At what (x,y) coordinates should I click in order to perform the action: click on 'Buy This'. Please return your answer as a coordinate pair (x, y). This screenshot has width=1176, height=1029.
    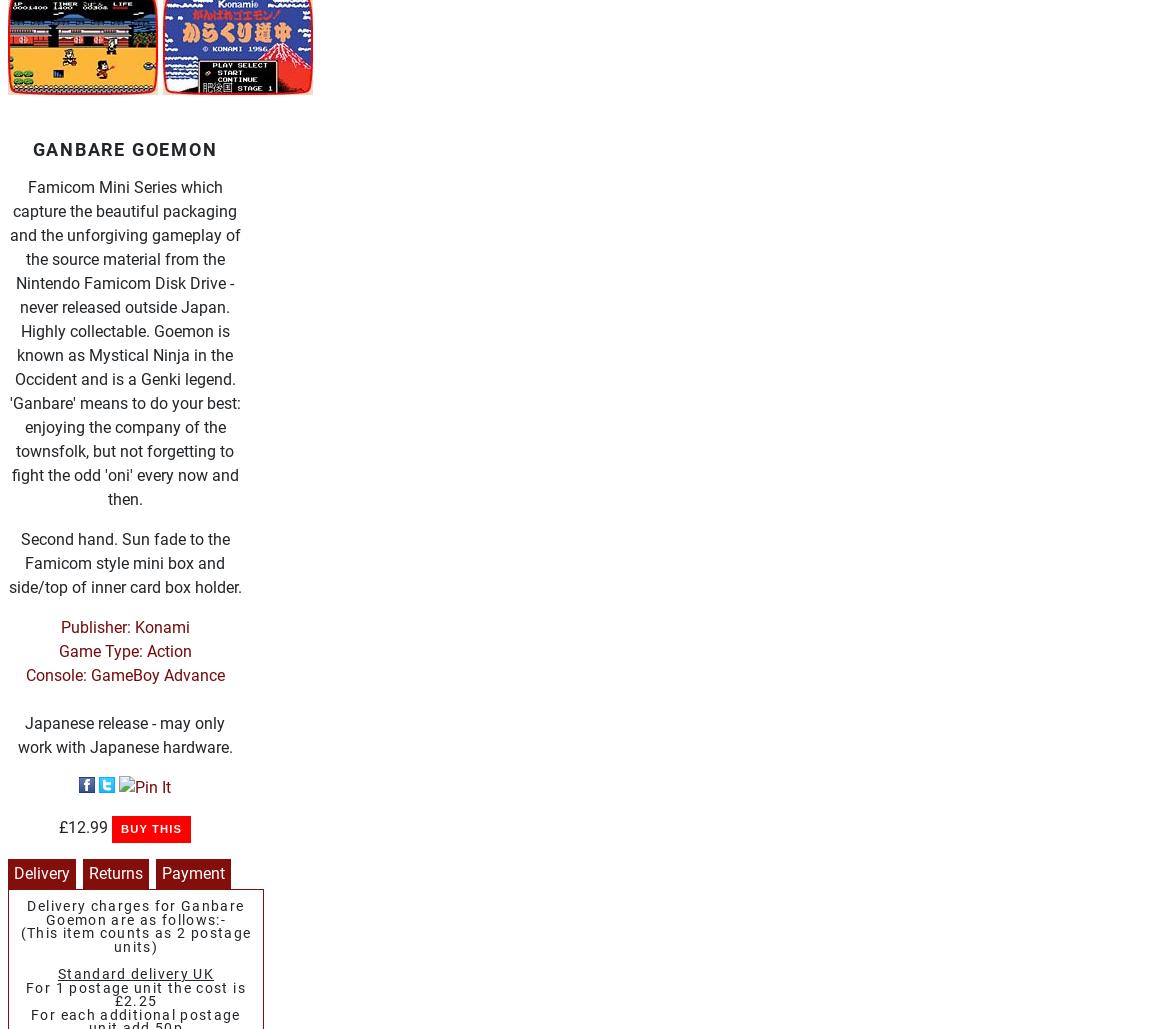
    Looking at the image, I should click on (150, 827).